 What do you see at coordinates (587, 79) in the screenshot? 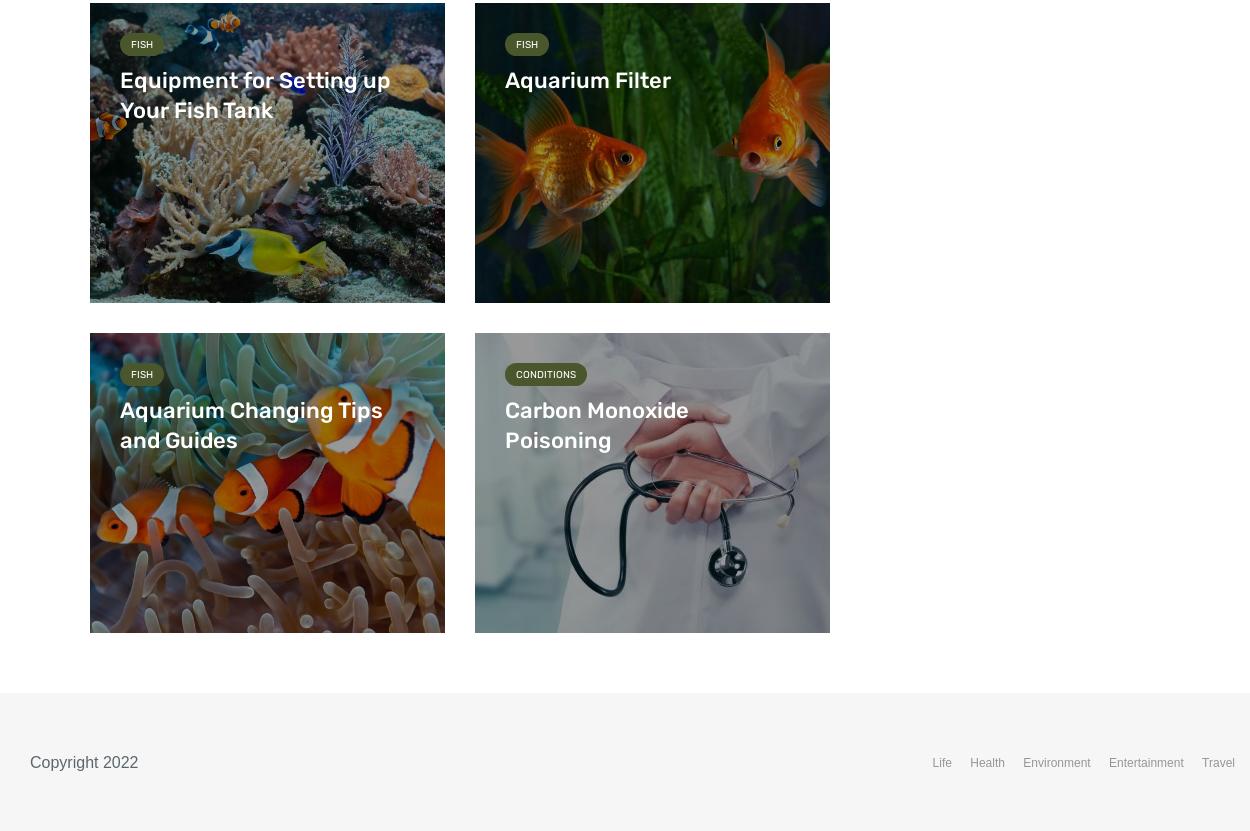
I see `'Aquarium Filter'` at bounding box center [587, 79].